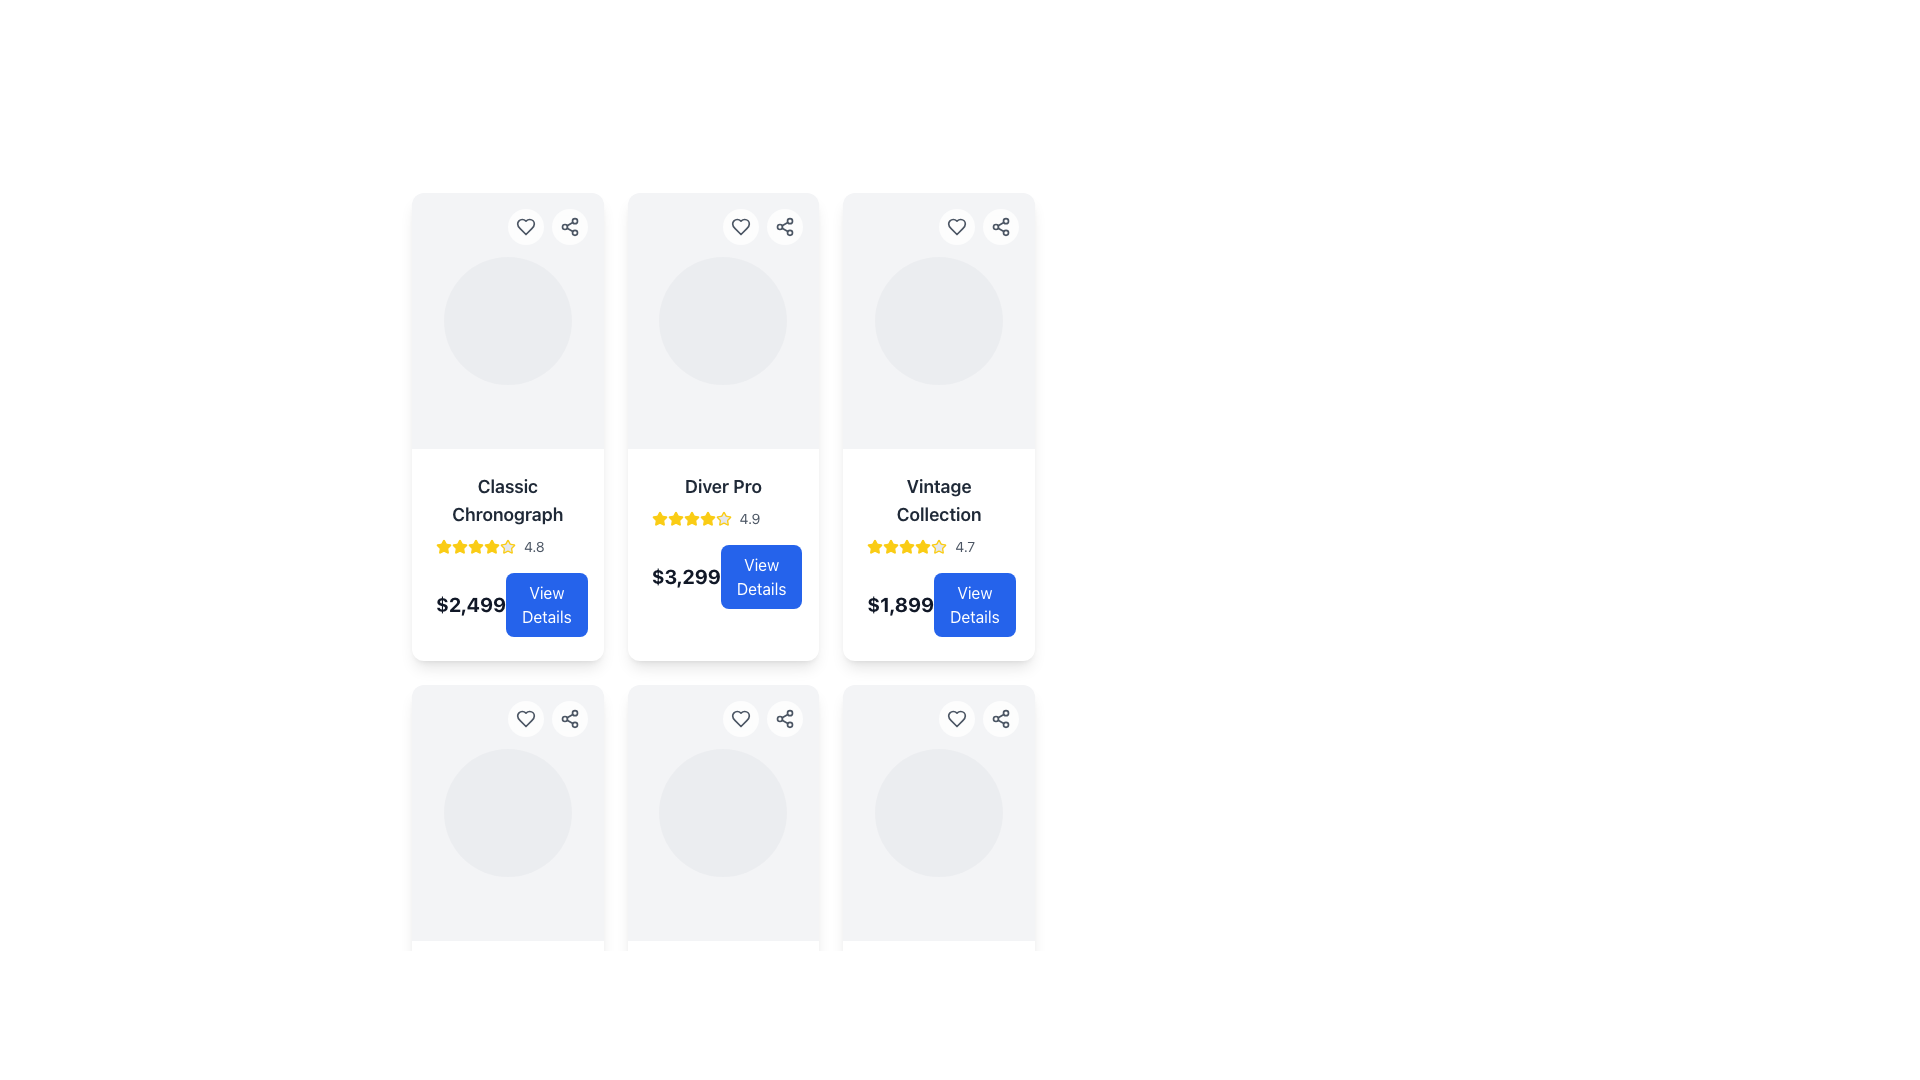 This screenshot has height=1080, width=1920. Describe the element at coordinates (922, 546) in the screenshot. I see `the yellow star icon used in the rating interface of the 'Vintage Collection' card, which is the third card in the top row of the grid layout` at that location.